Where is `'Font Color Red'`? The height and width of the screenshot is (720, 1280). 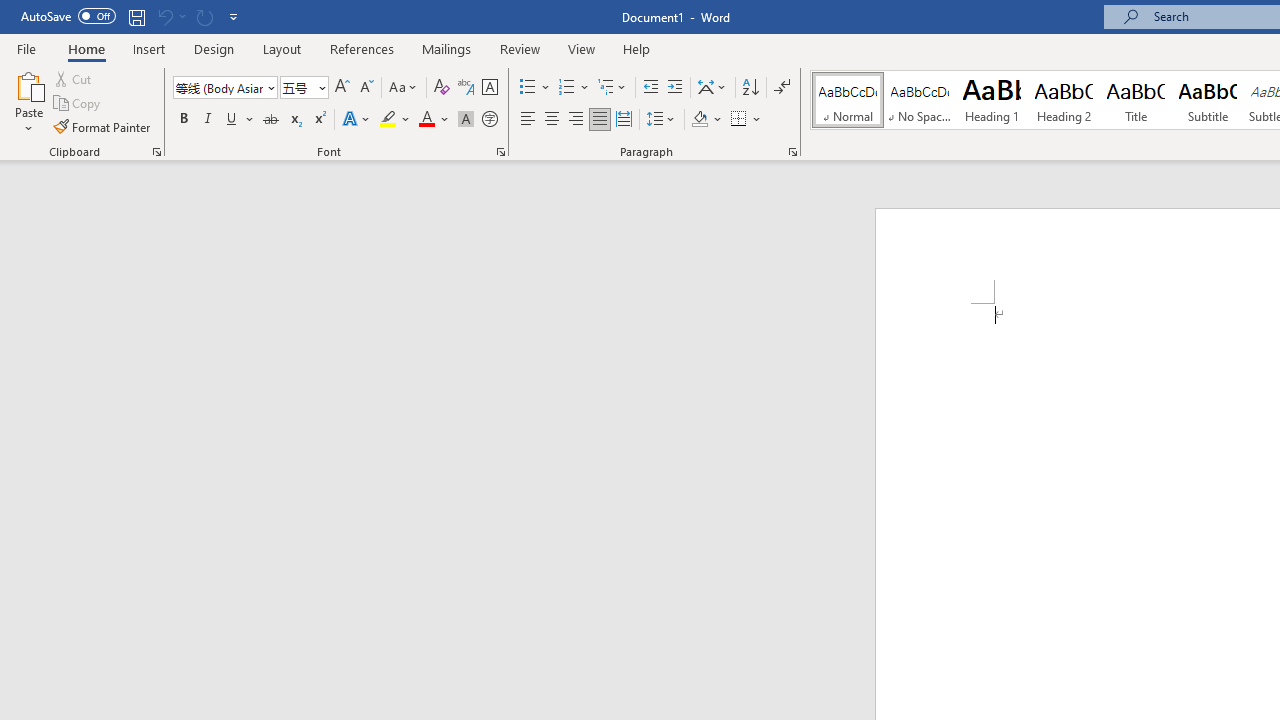 'Font Color Red' is located at coordinates (425, 119).